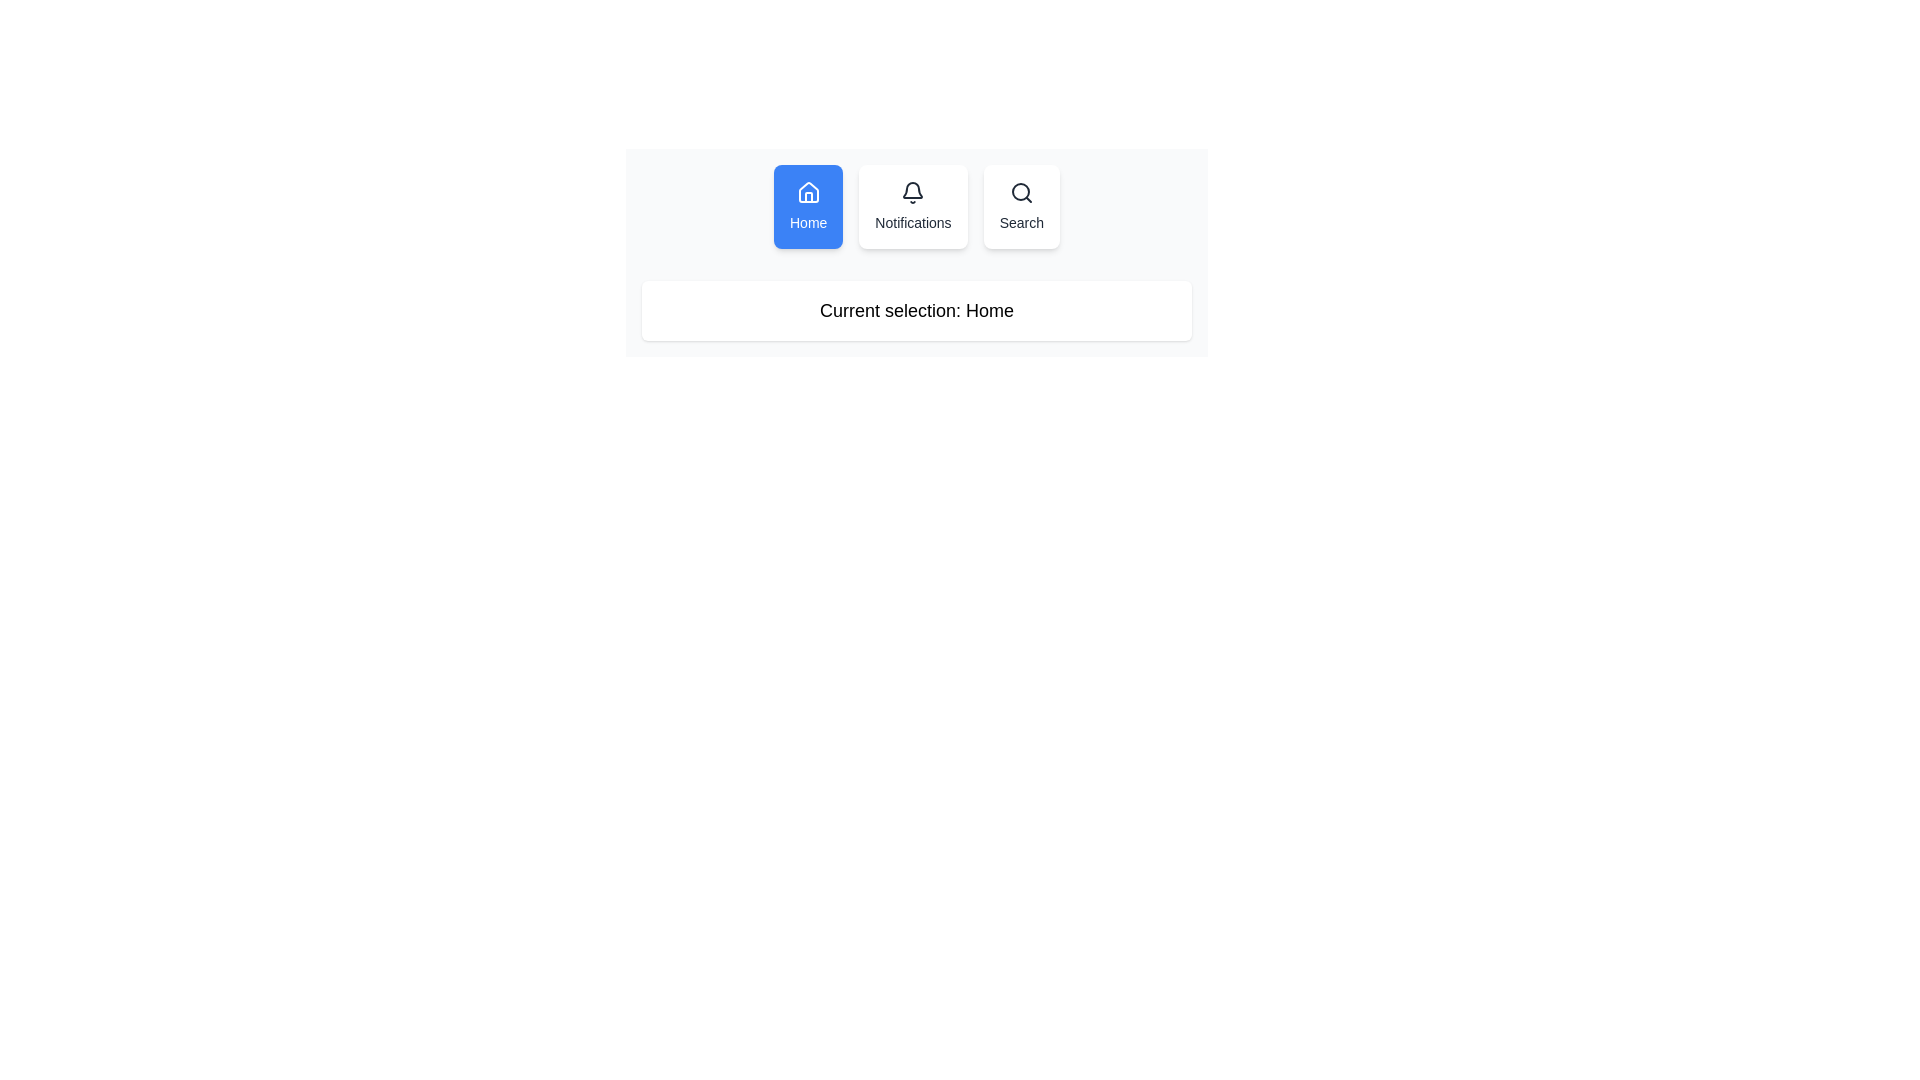 This screenshot has height=1080, width=1920. What do you see at coordinates (808, 207) in the screenshot?
I see `the 'Home' navigation button` at bounding box center [808, 207].